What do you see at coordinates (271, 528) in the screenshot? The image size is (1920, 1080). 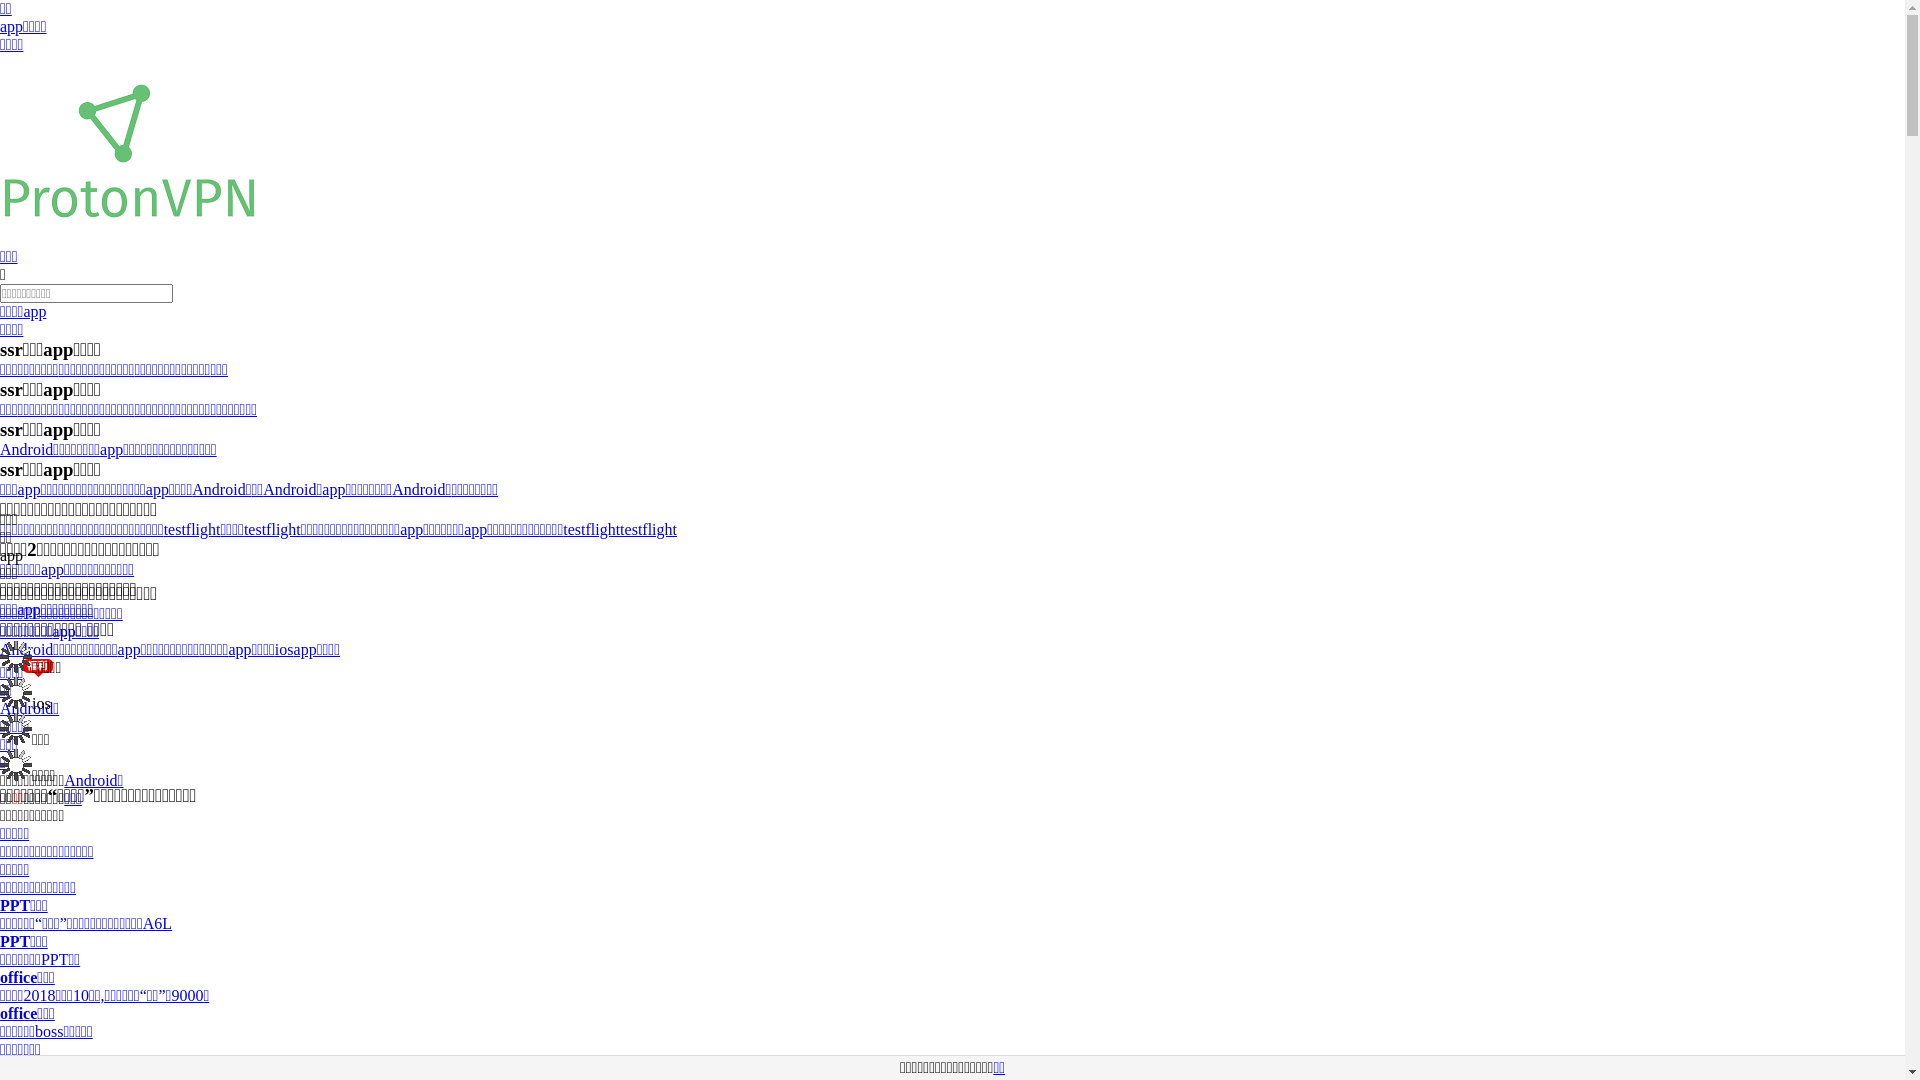 I see `'testflight'` at bounding box center [271, 528].